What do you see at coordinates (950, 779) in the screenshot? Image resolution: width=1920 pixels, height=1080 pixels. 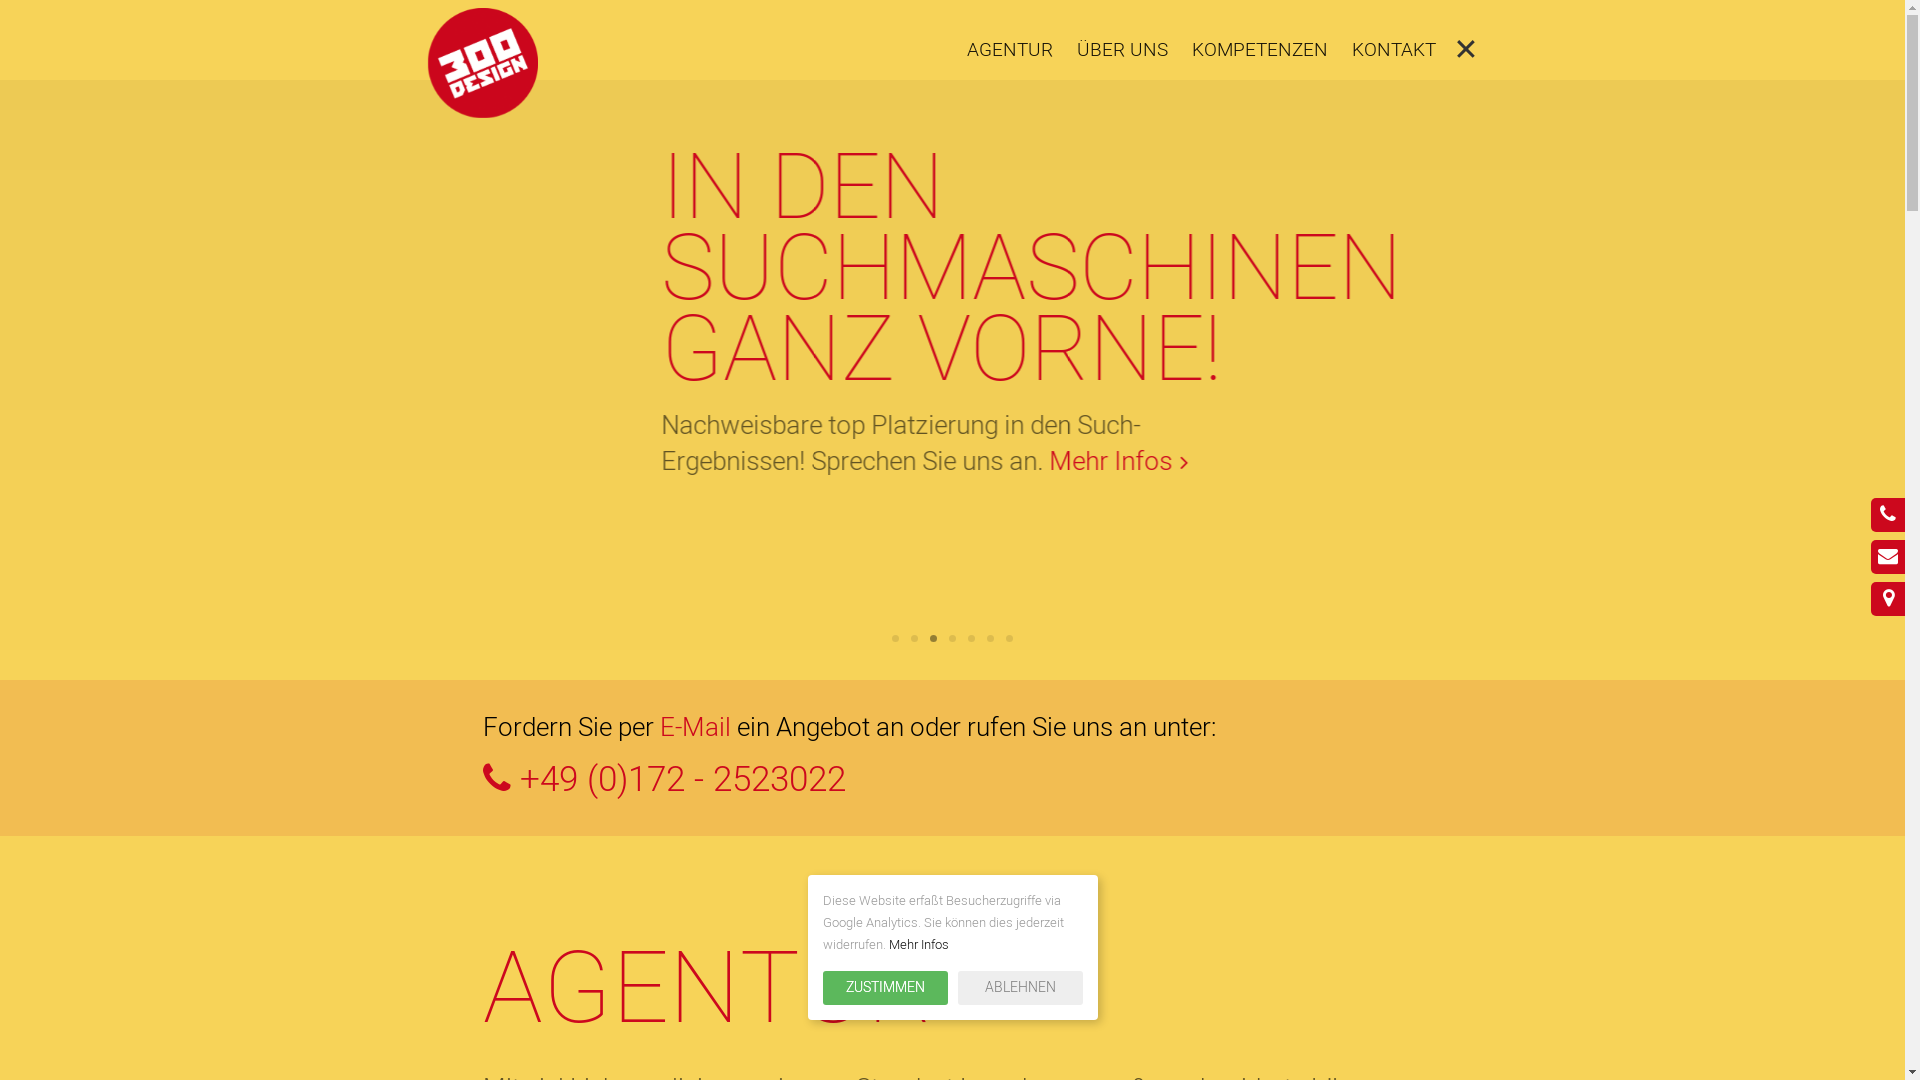 I see `'+49 (0)172 - 2523022'` at bounding box center [950, 779].